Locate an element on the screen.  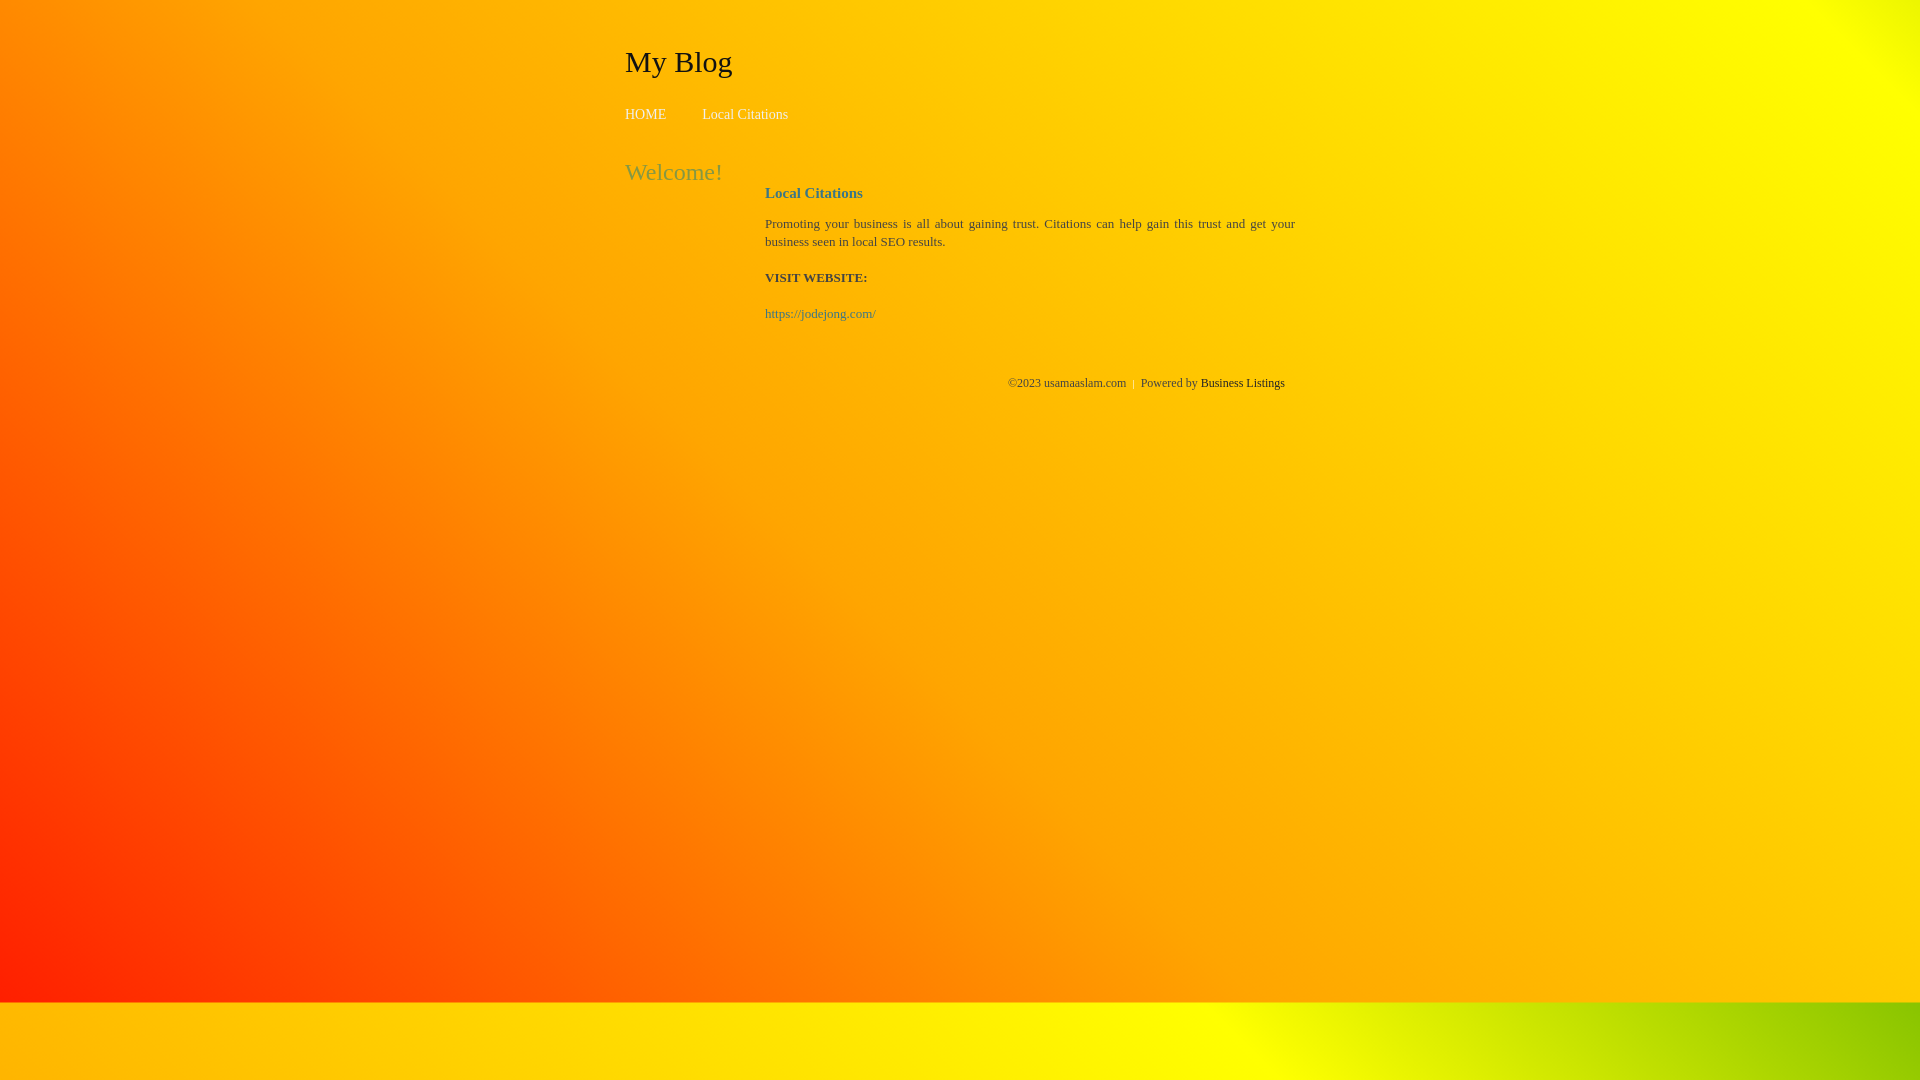
'My Blog' is located at coordinates (678, 60).